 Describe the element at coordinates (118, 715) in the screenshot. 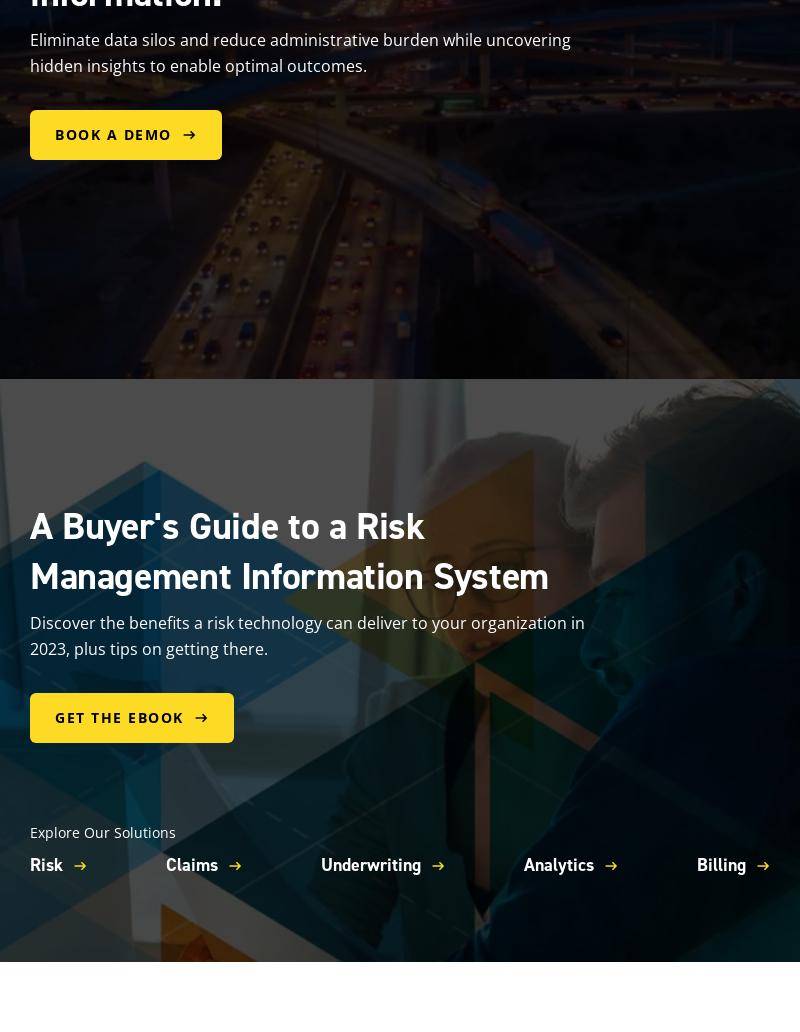

I see `'Get the eBook'` at that location.